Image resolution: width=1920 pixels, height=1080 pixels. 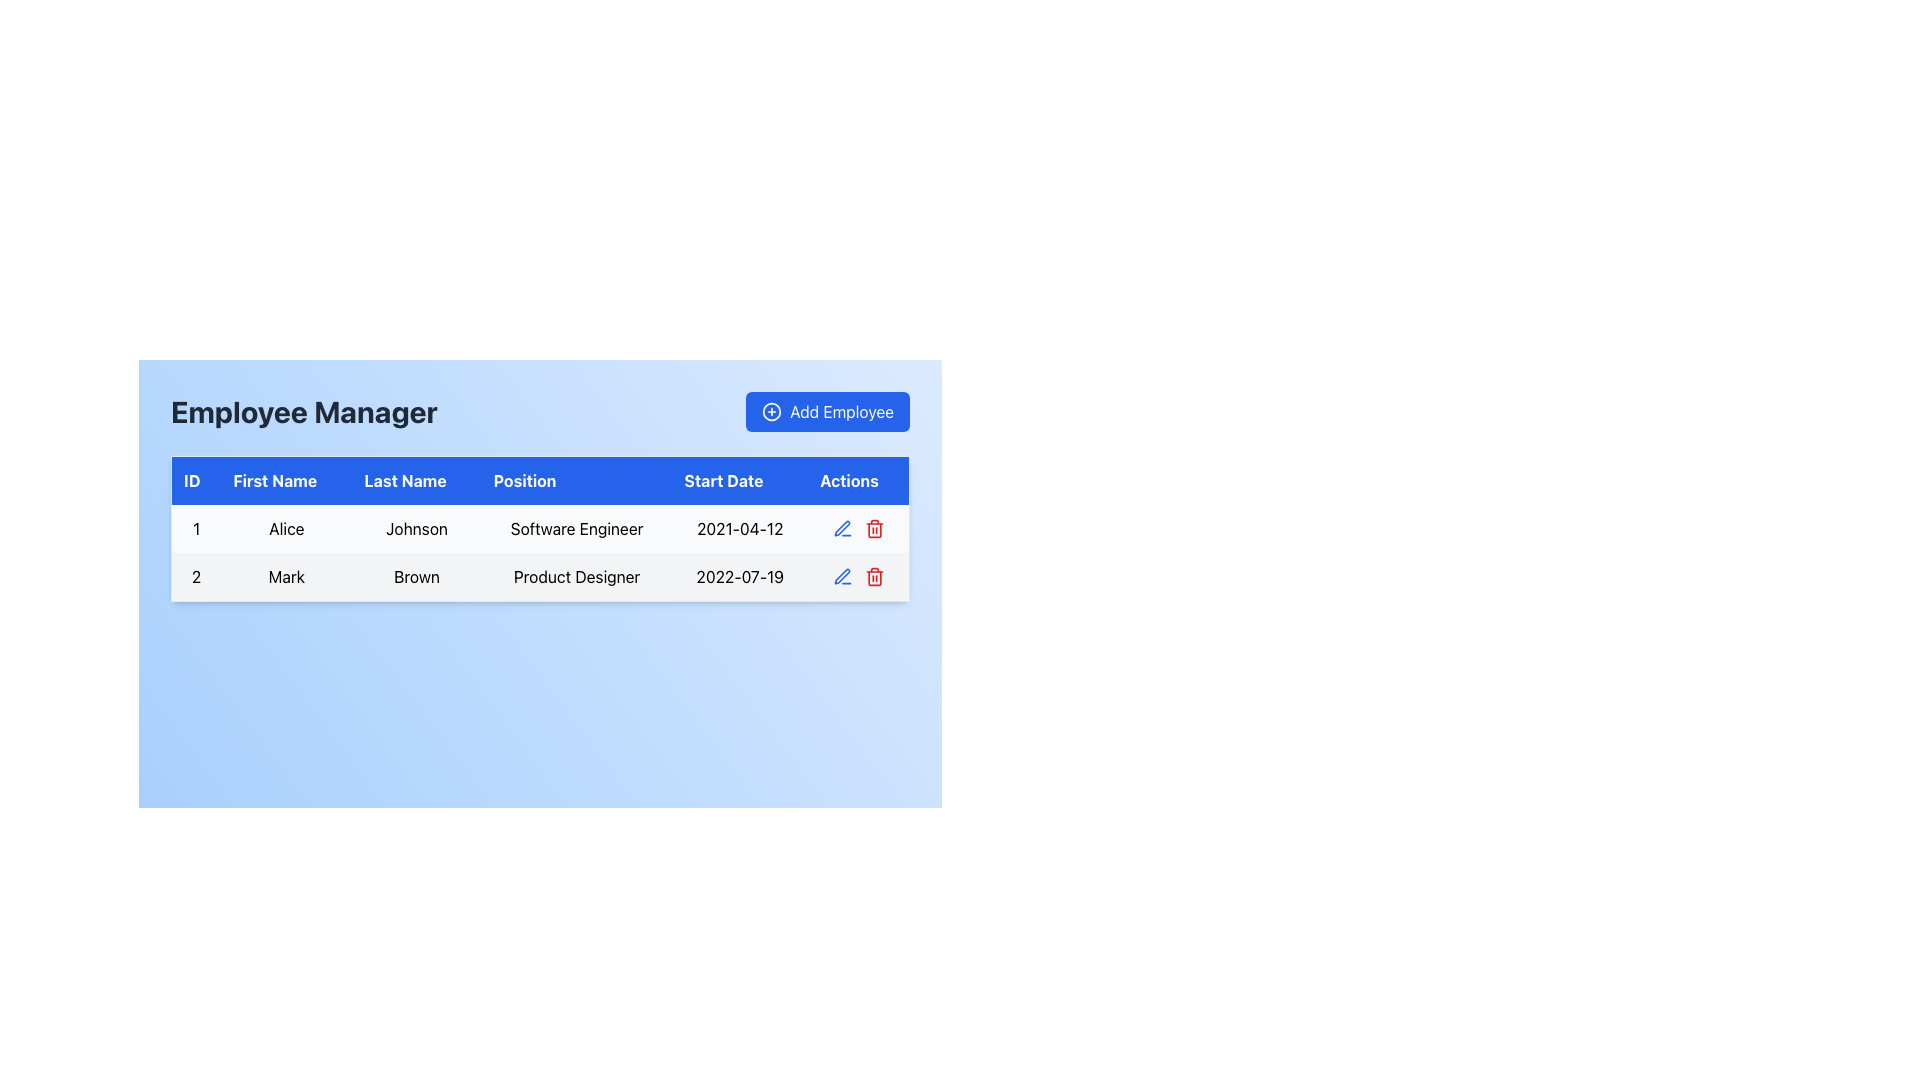 I want to click on on the text label displaying 'Johnson' under the 'Last Name' column in the employee table, so click(x=416, y=527).